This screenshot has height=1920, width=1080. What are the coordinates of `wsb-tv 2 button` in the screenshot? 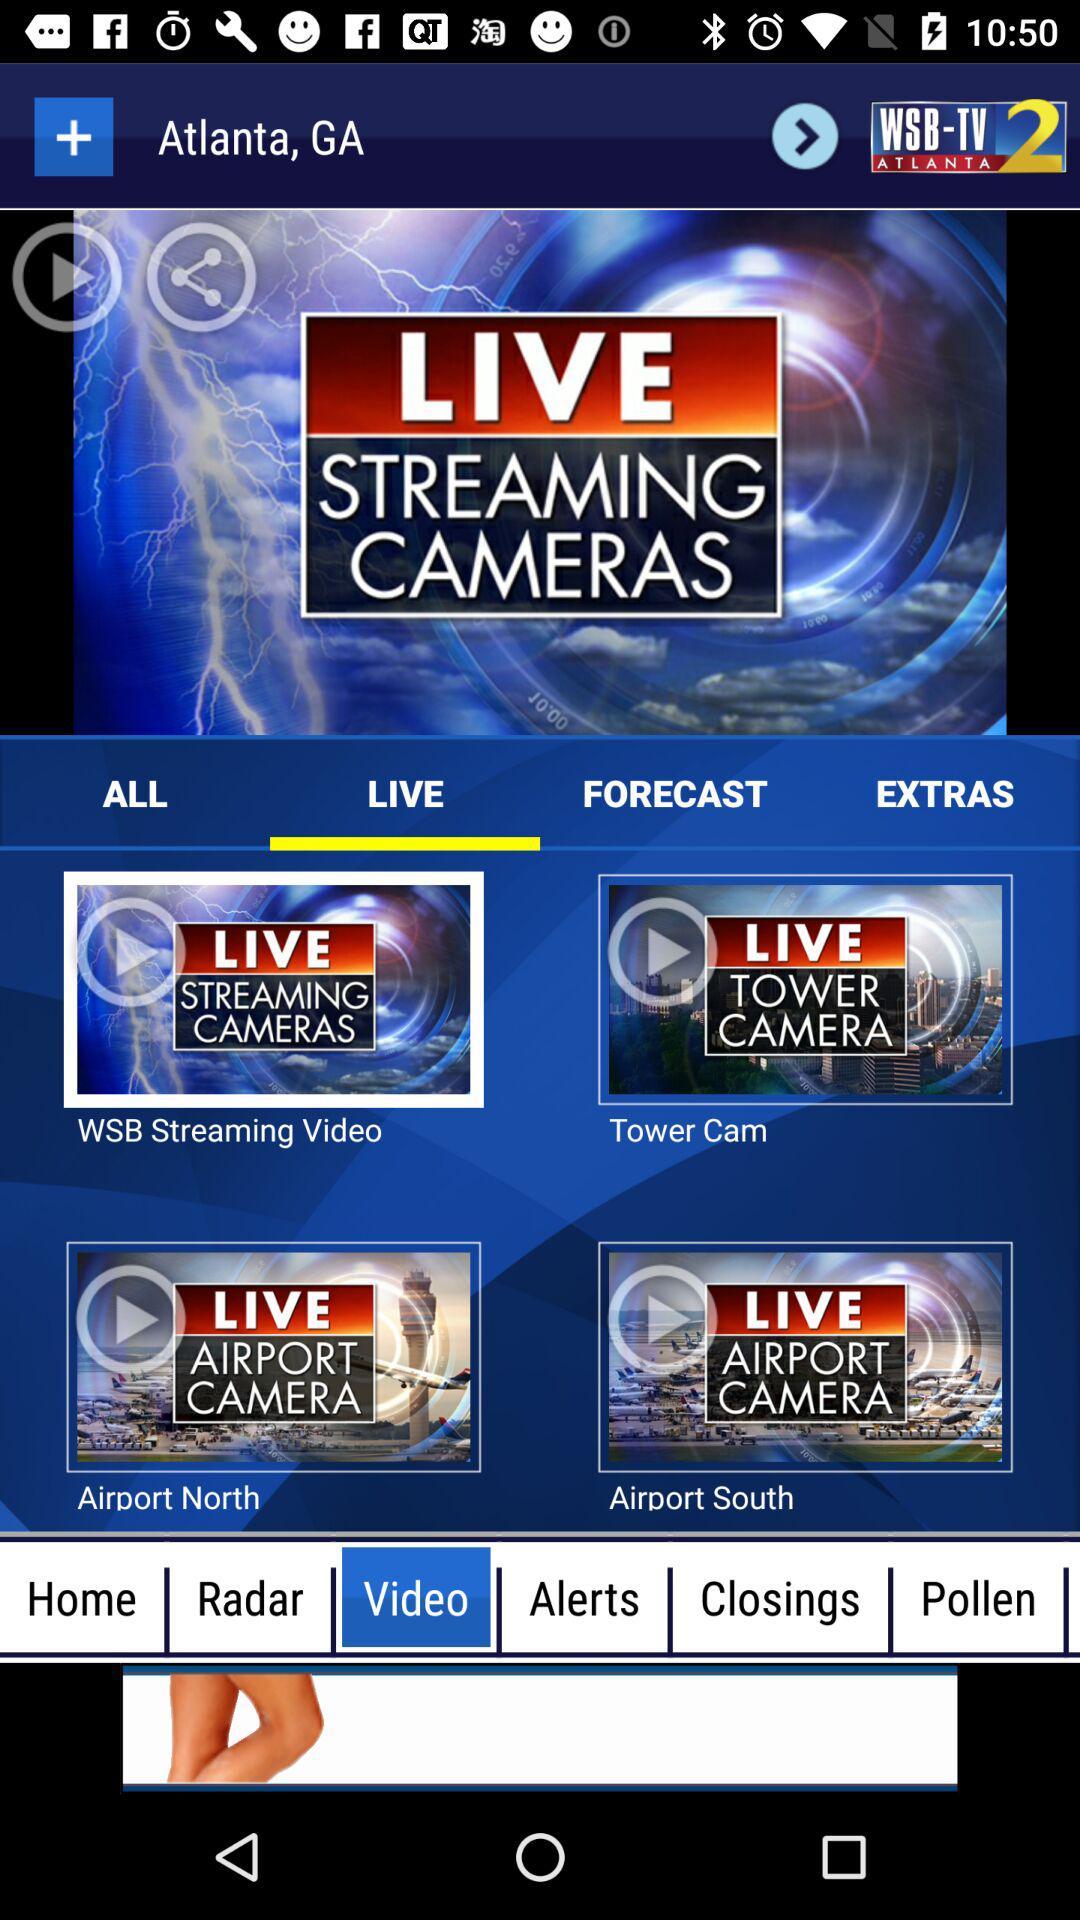 It's located at (967, 135).